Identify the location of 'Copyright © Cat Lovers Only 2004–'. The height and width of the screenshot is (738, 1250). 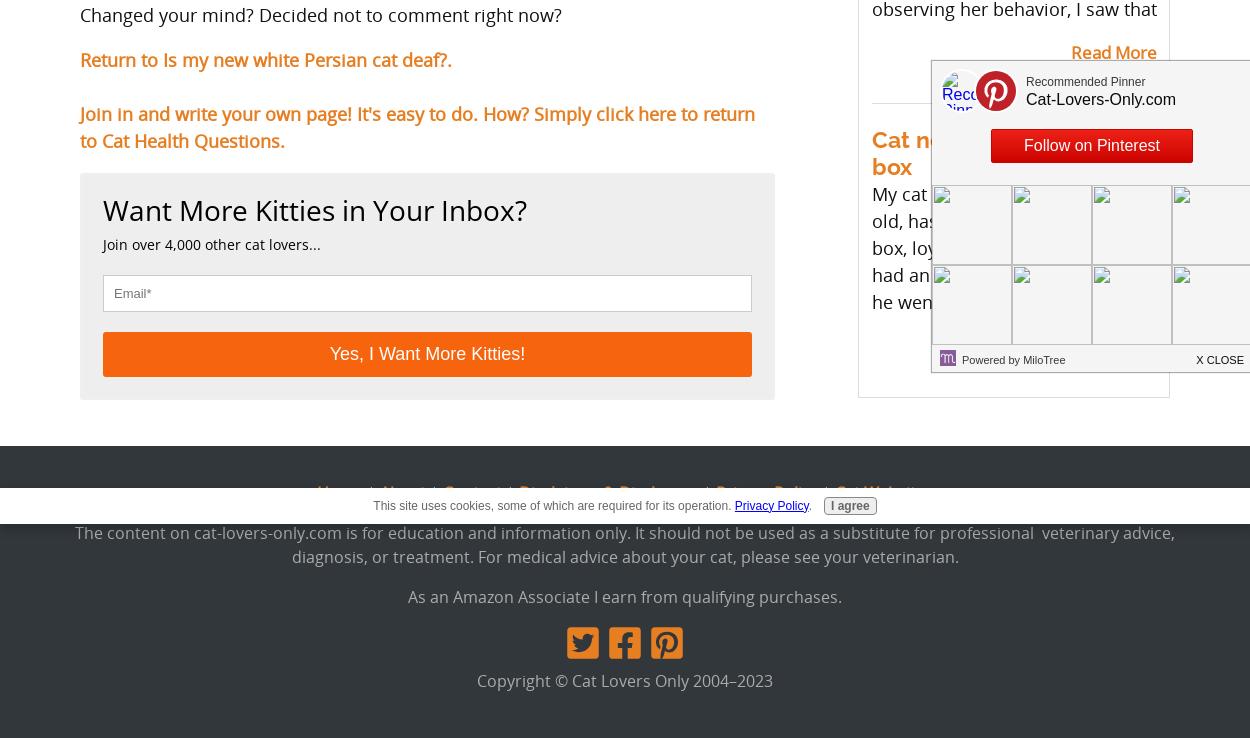
(476, 678).